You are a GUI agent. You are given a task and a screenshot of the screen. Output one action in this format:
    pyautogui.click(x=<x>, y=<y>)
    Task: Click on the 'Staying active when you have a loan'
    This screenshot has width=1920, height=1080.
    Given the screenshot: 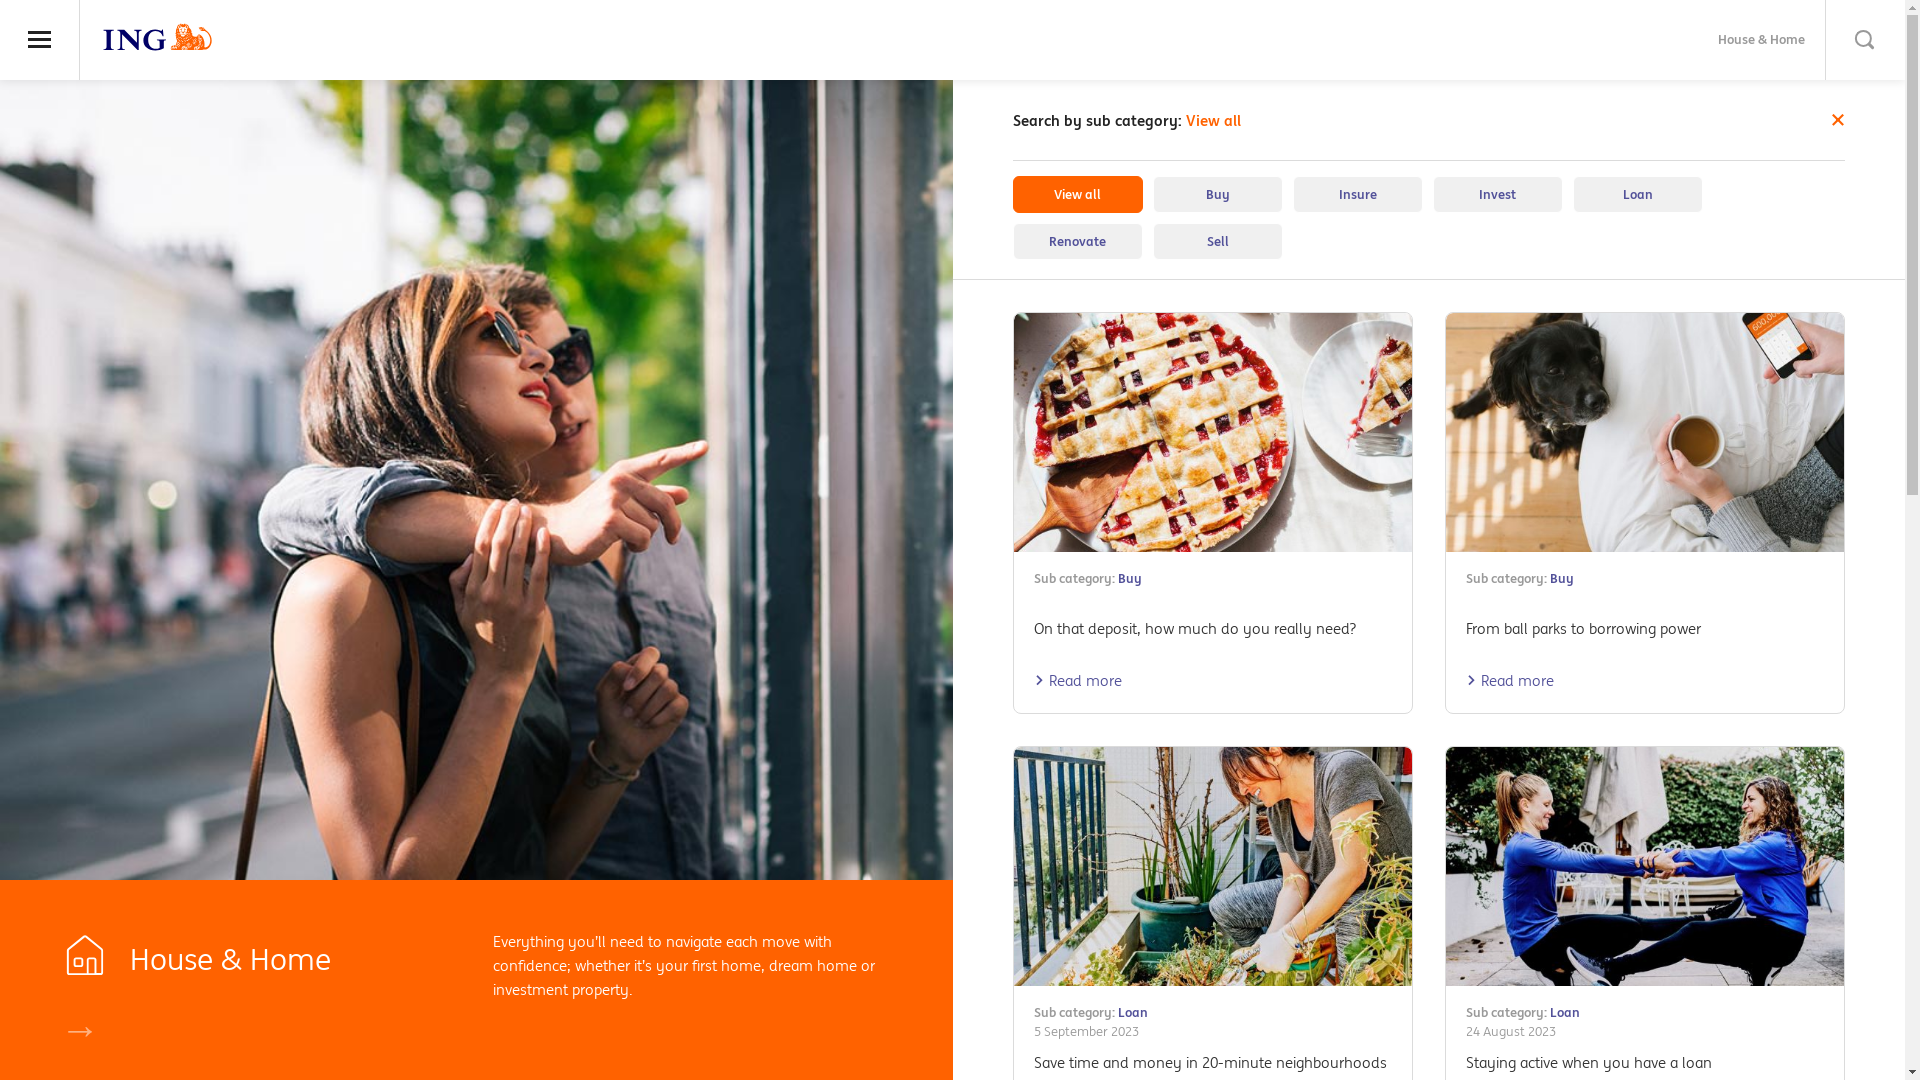 What is the action you would take?
    pyautogui.click(x=1587, y=1061)
    